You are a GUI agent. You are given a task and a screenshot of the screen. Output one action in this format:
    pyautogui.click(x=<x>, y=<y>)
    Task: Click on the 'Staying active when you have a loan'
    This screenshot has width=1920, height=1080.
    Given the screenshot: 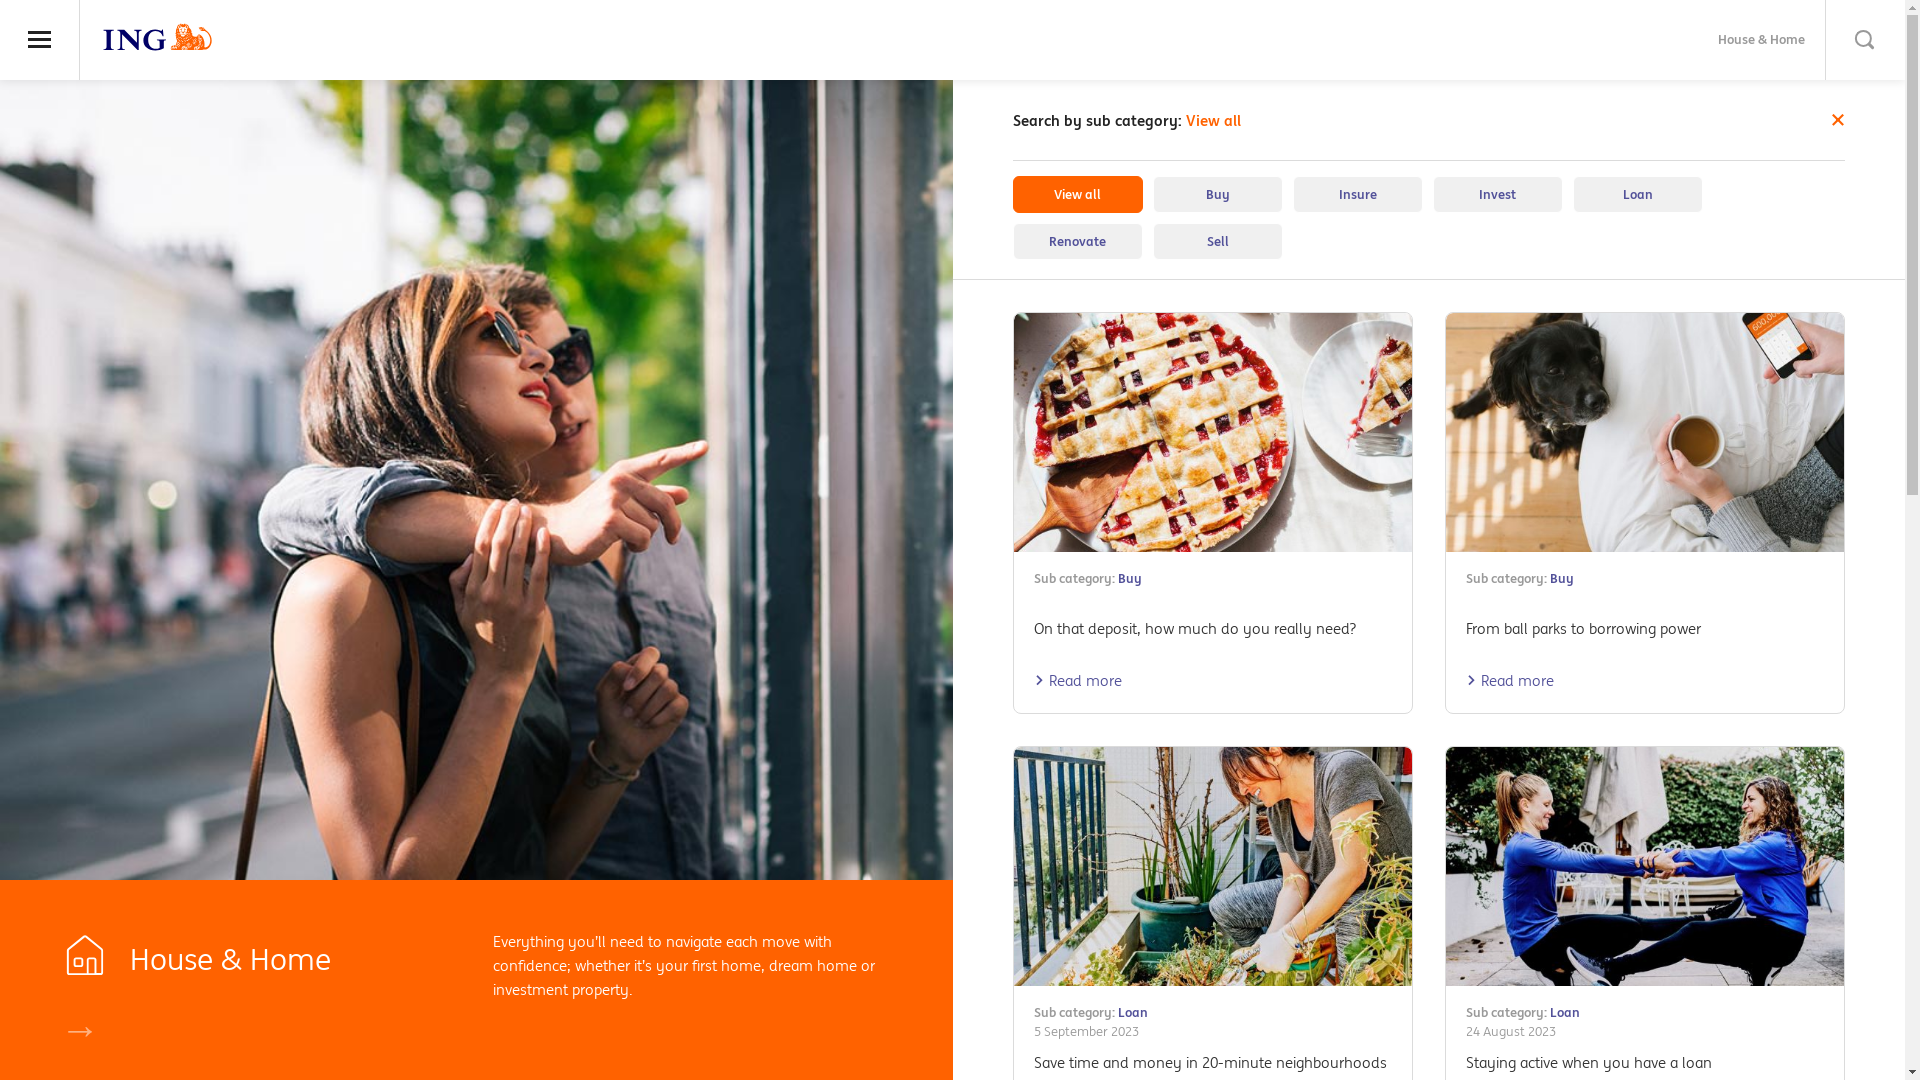 What is the action you would take?
    pyautogui.click(x=1587, y=1061)
    